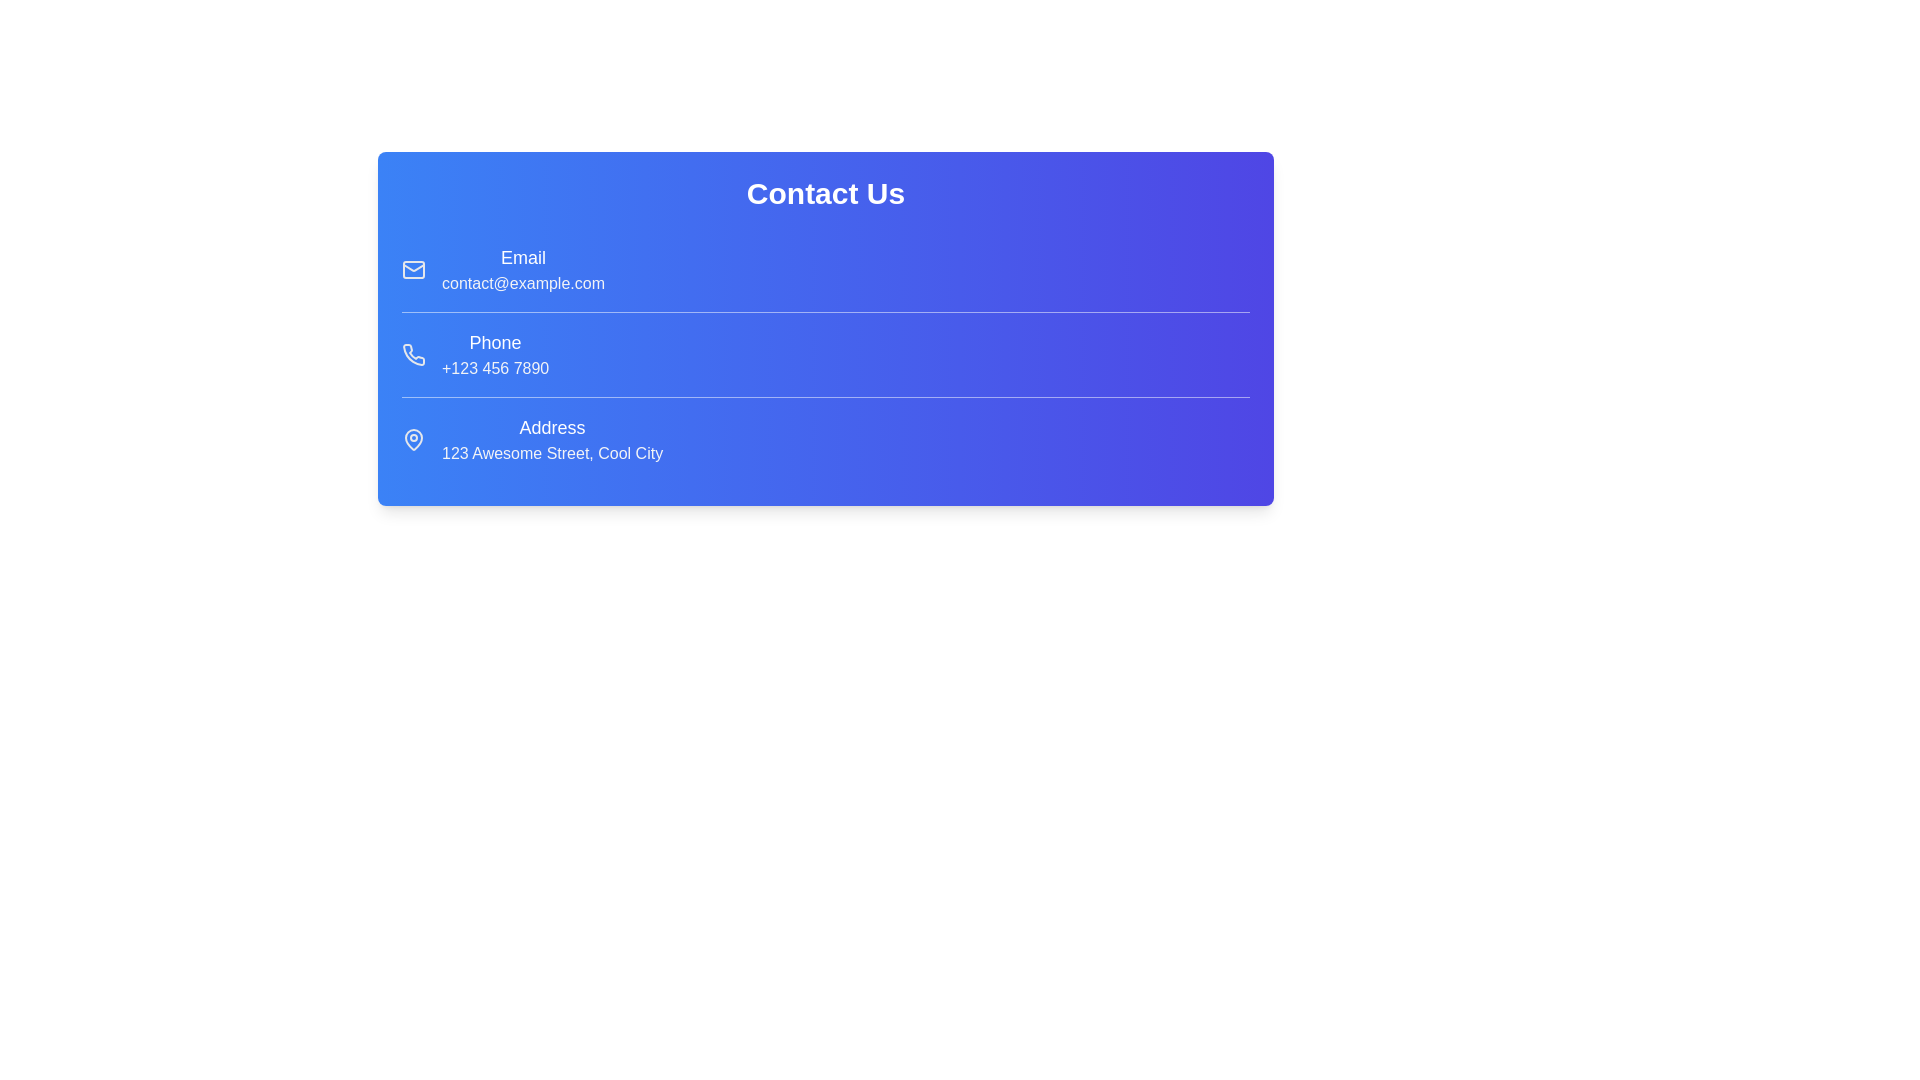  What do you see at coordinates (495, 369) in the screenshot?
I see `the Text Display element that shows the phone number, located within the 'Contact Us' card section, directly below the 'Phone' label` at bounding box center [495, 369].